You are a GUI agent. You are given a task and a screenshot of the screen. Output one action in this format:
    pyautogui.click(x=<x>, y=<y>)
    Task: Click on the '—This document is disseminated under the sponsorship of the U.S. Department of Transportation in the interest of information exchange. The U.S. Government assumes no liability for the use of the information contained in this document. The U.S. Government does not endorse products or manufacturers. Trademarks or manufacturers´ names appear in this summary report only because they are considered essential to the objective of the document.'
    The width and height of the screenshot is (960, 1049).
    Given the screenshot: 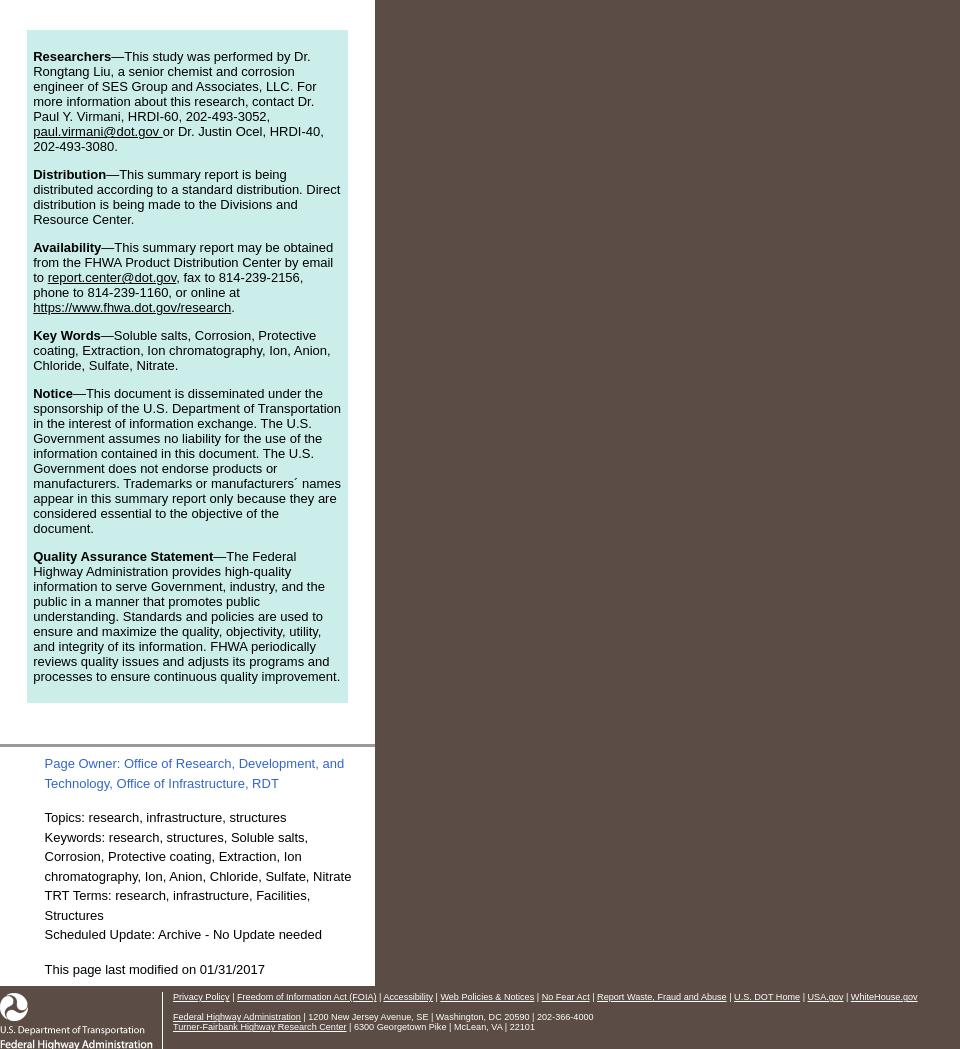 What is the action you would take?
    pyautogui.click(x=187, y=461)
    